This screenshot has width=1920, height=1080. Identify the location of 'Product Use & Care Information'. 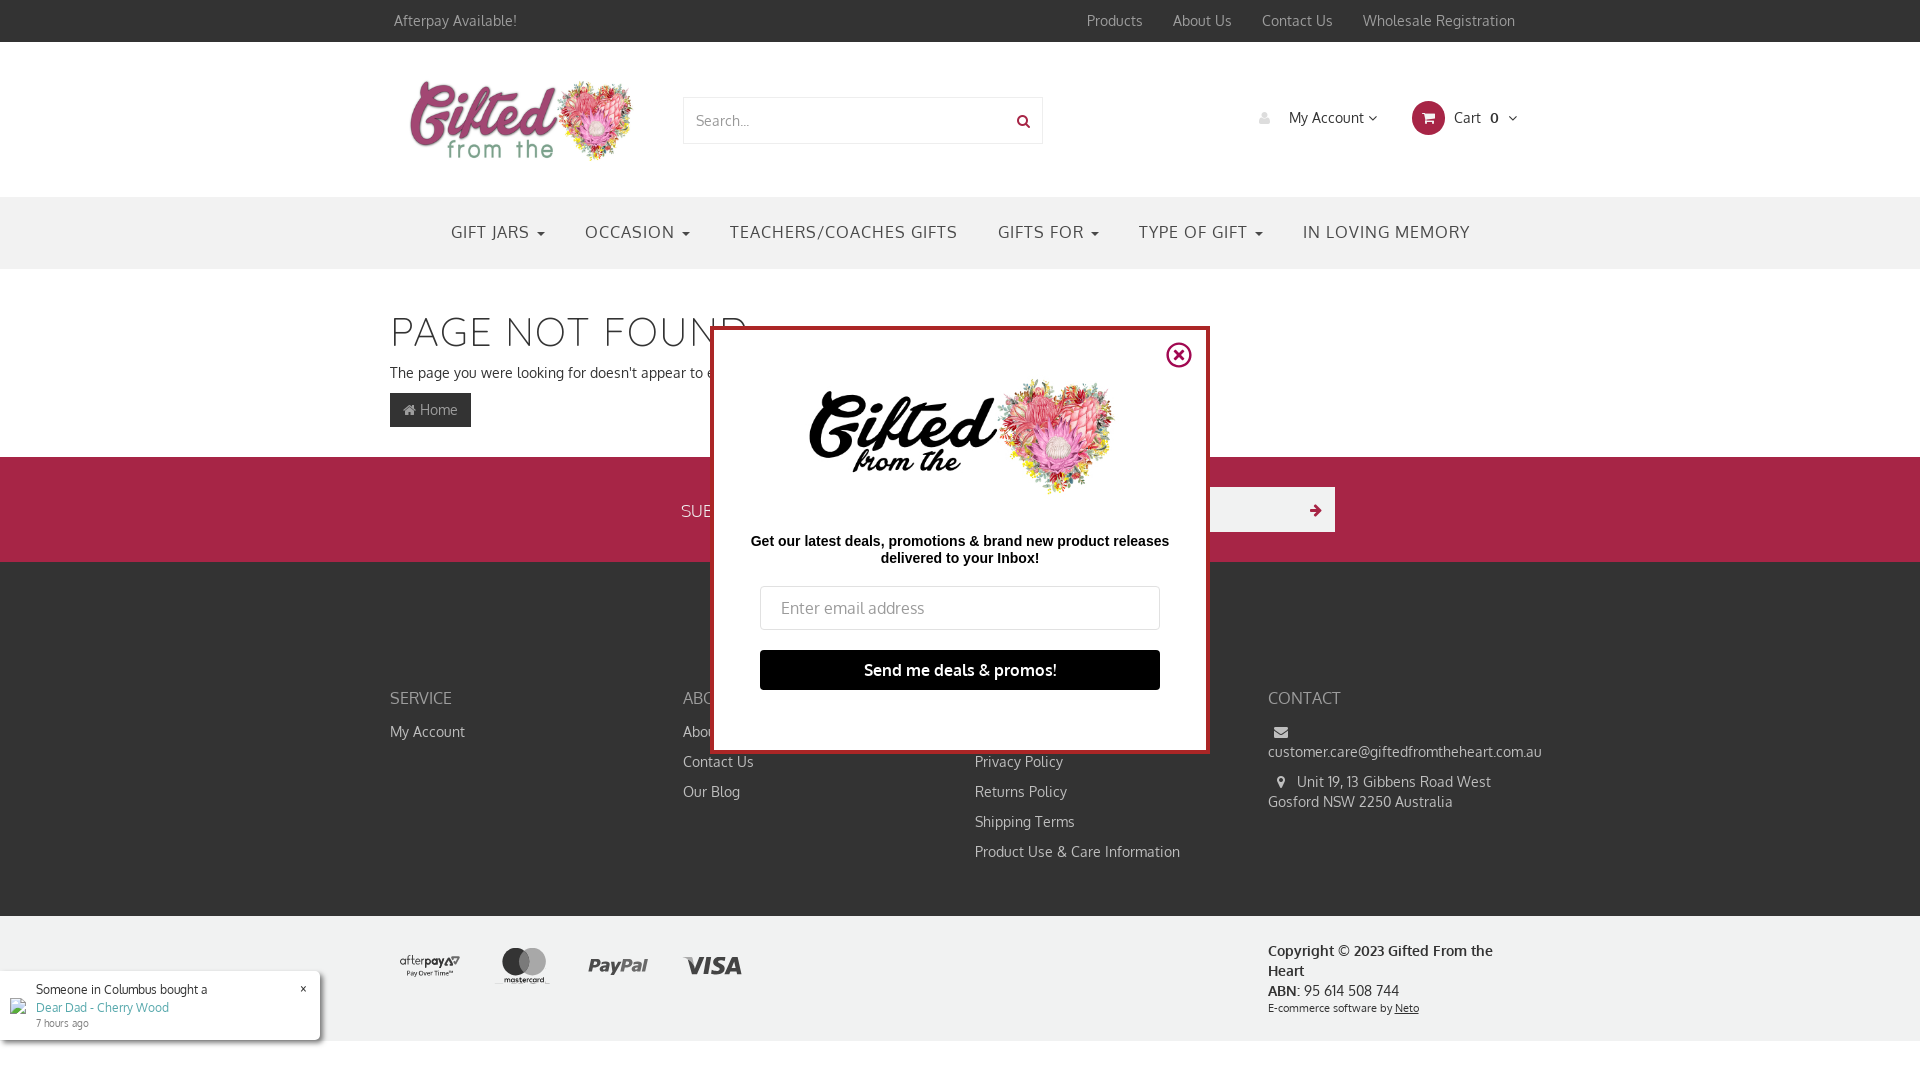
(1098, 852).